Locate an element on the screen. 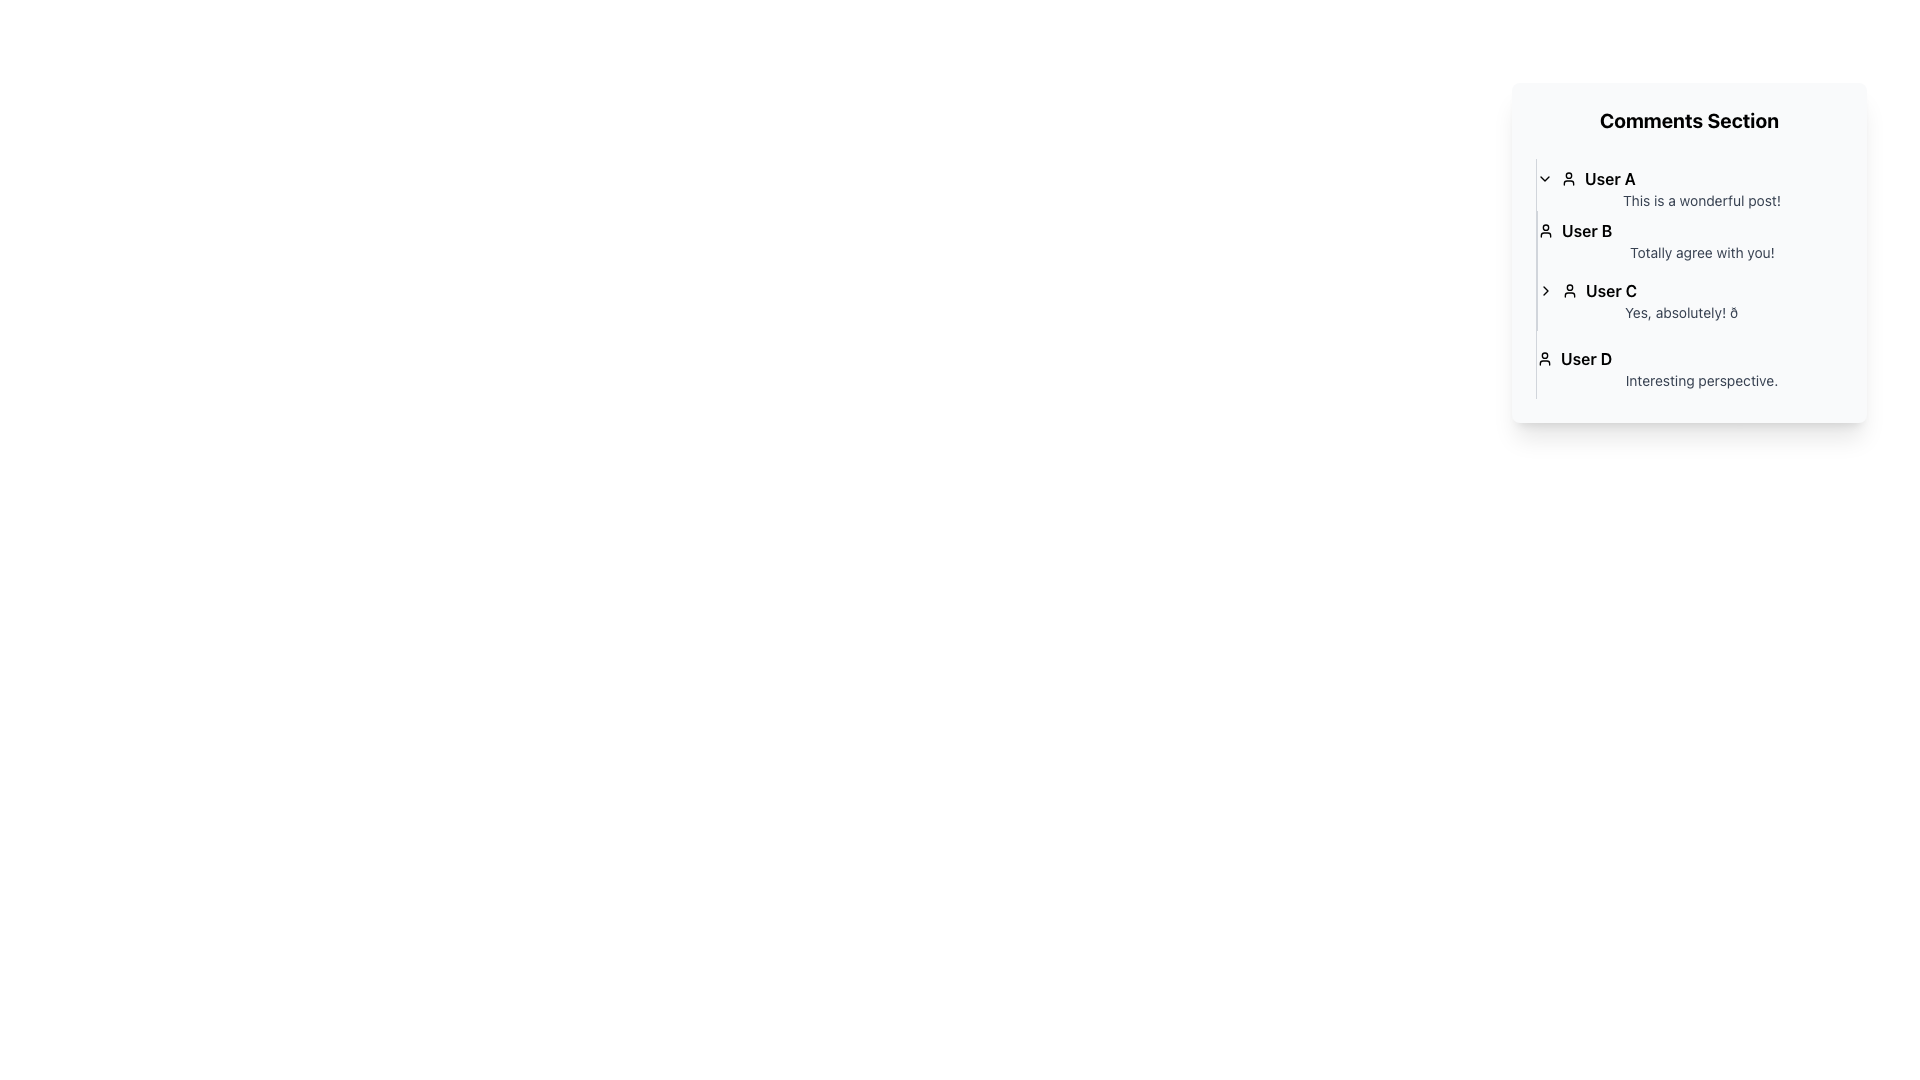 This screenshot has width=1920, height=1080. the user identity icon located to the left of 'User A' in the comment section is located at coordinates (1568, 177).